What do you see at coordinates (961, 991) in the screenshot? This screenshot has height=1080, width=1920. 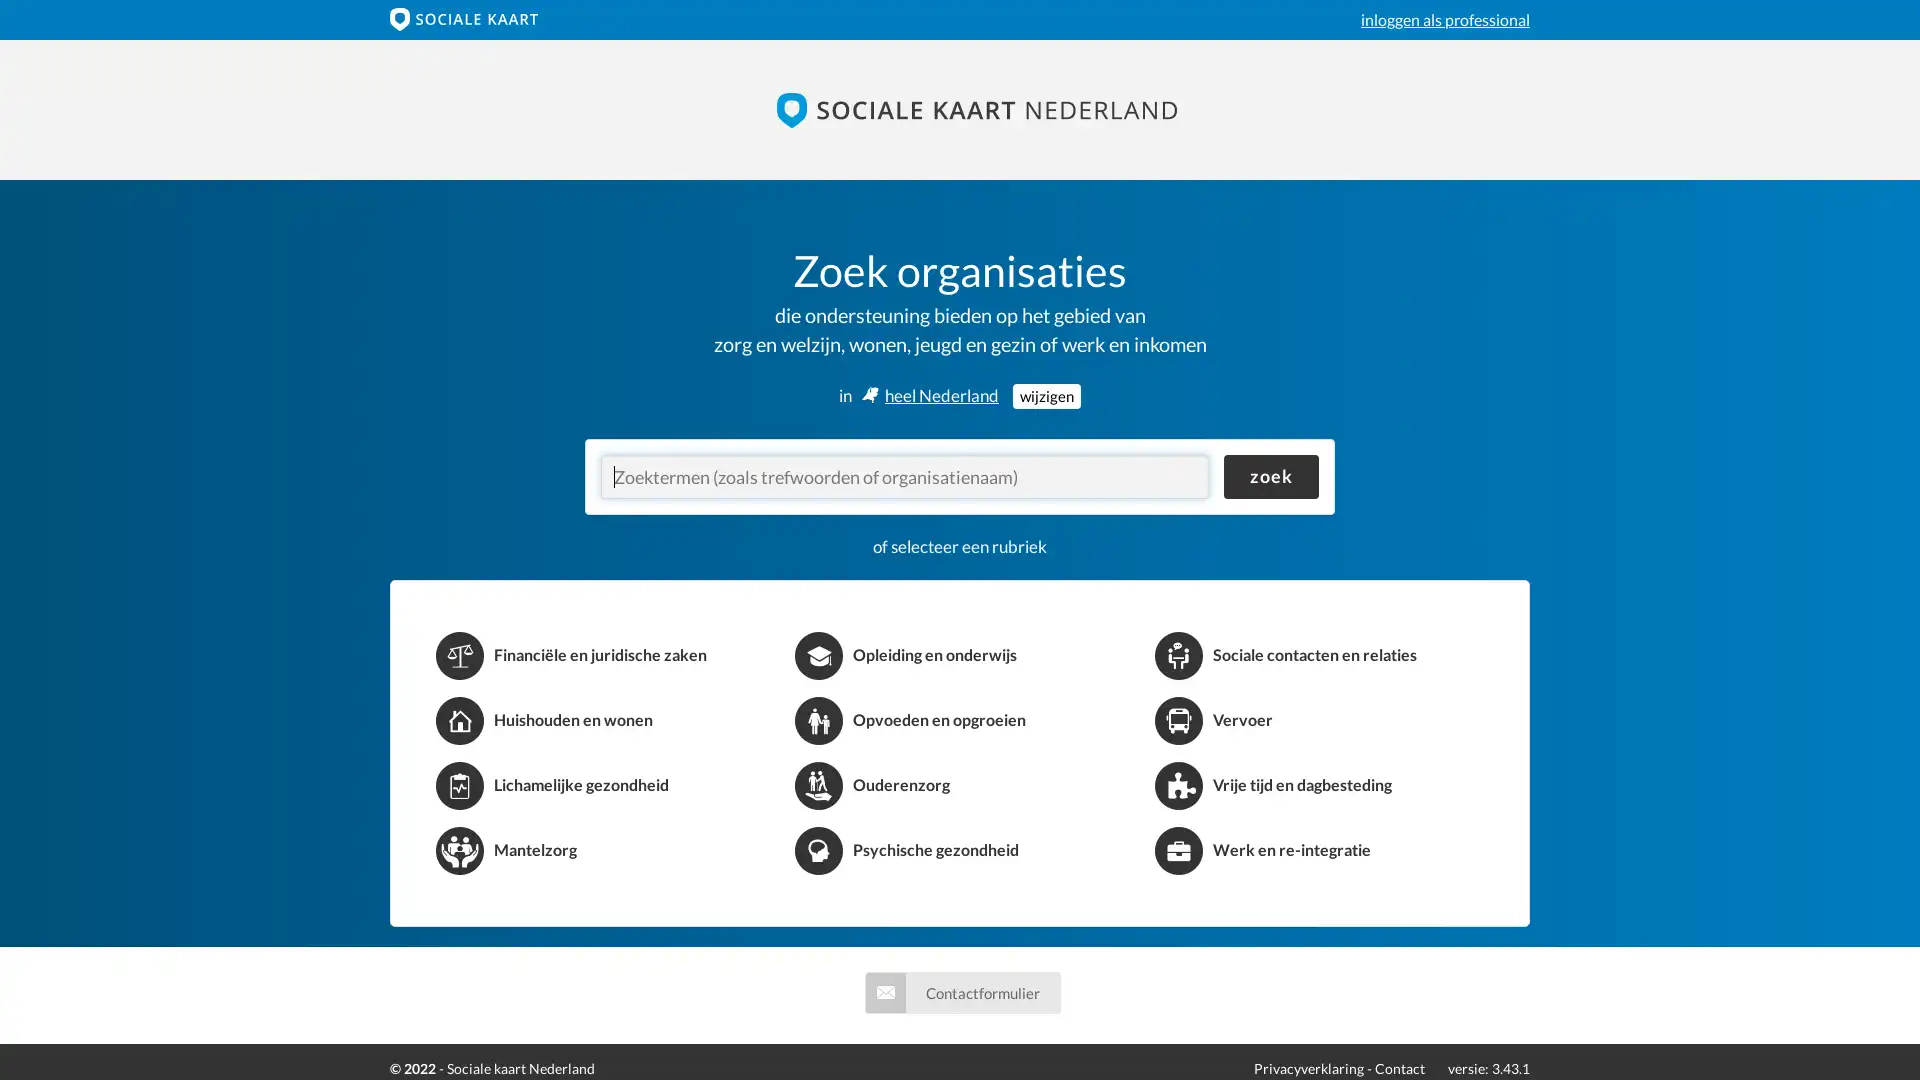 I see `Contactformulier` at bounding box center [961, 991].